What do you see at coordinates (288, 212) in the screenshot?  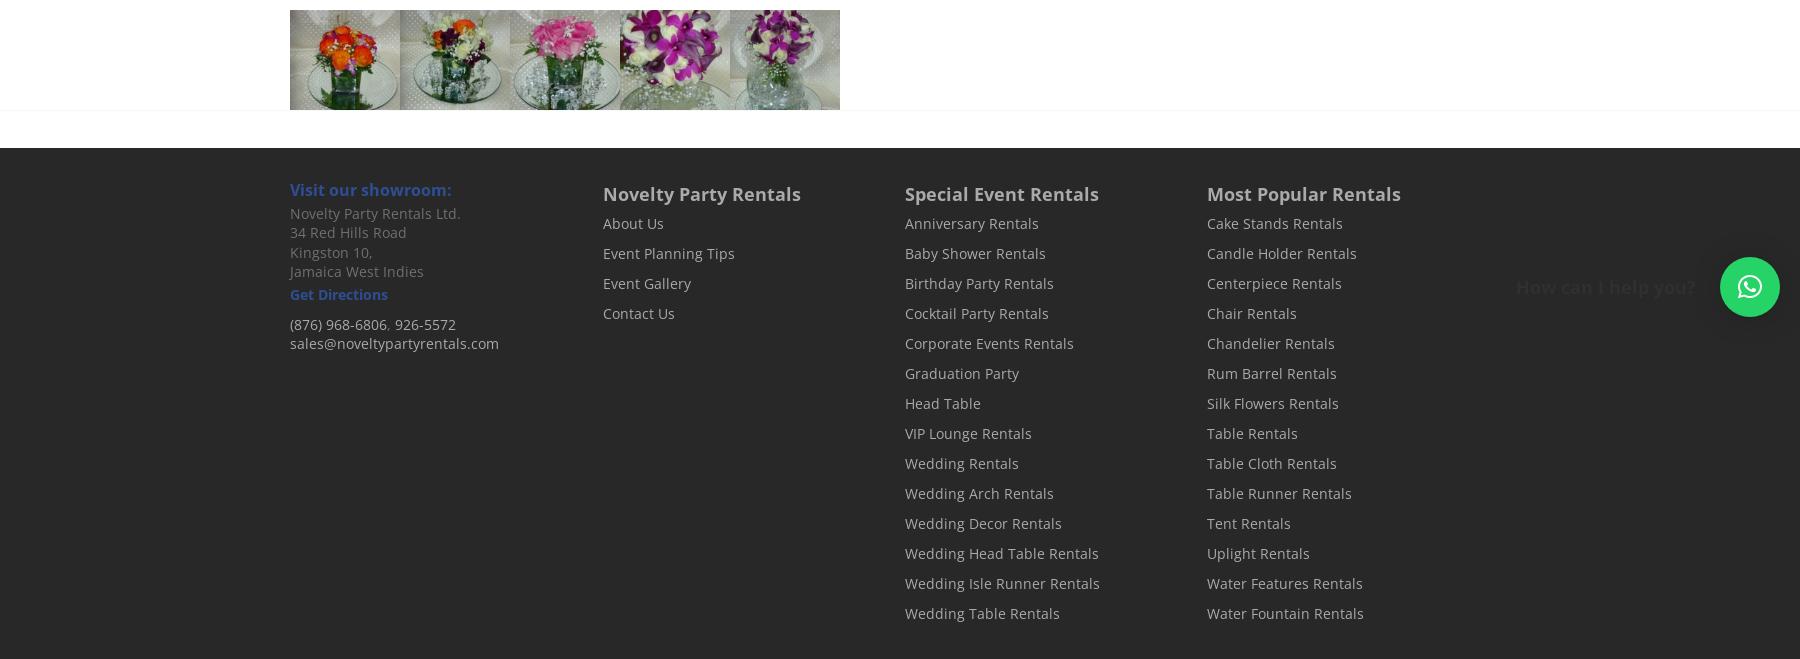 I see `'Novelty Party Rentals Ltd.'` at bounding box center [288, 212].